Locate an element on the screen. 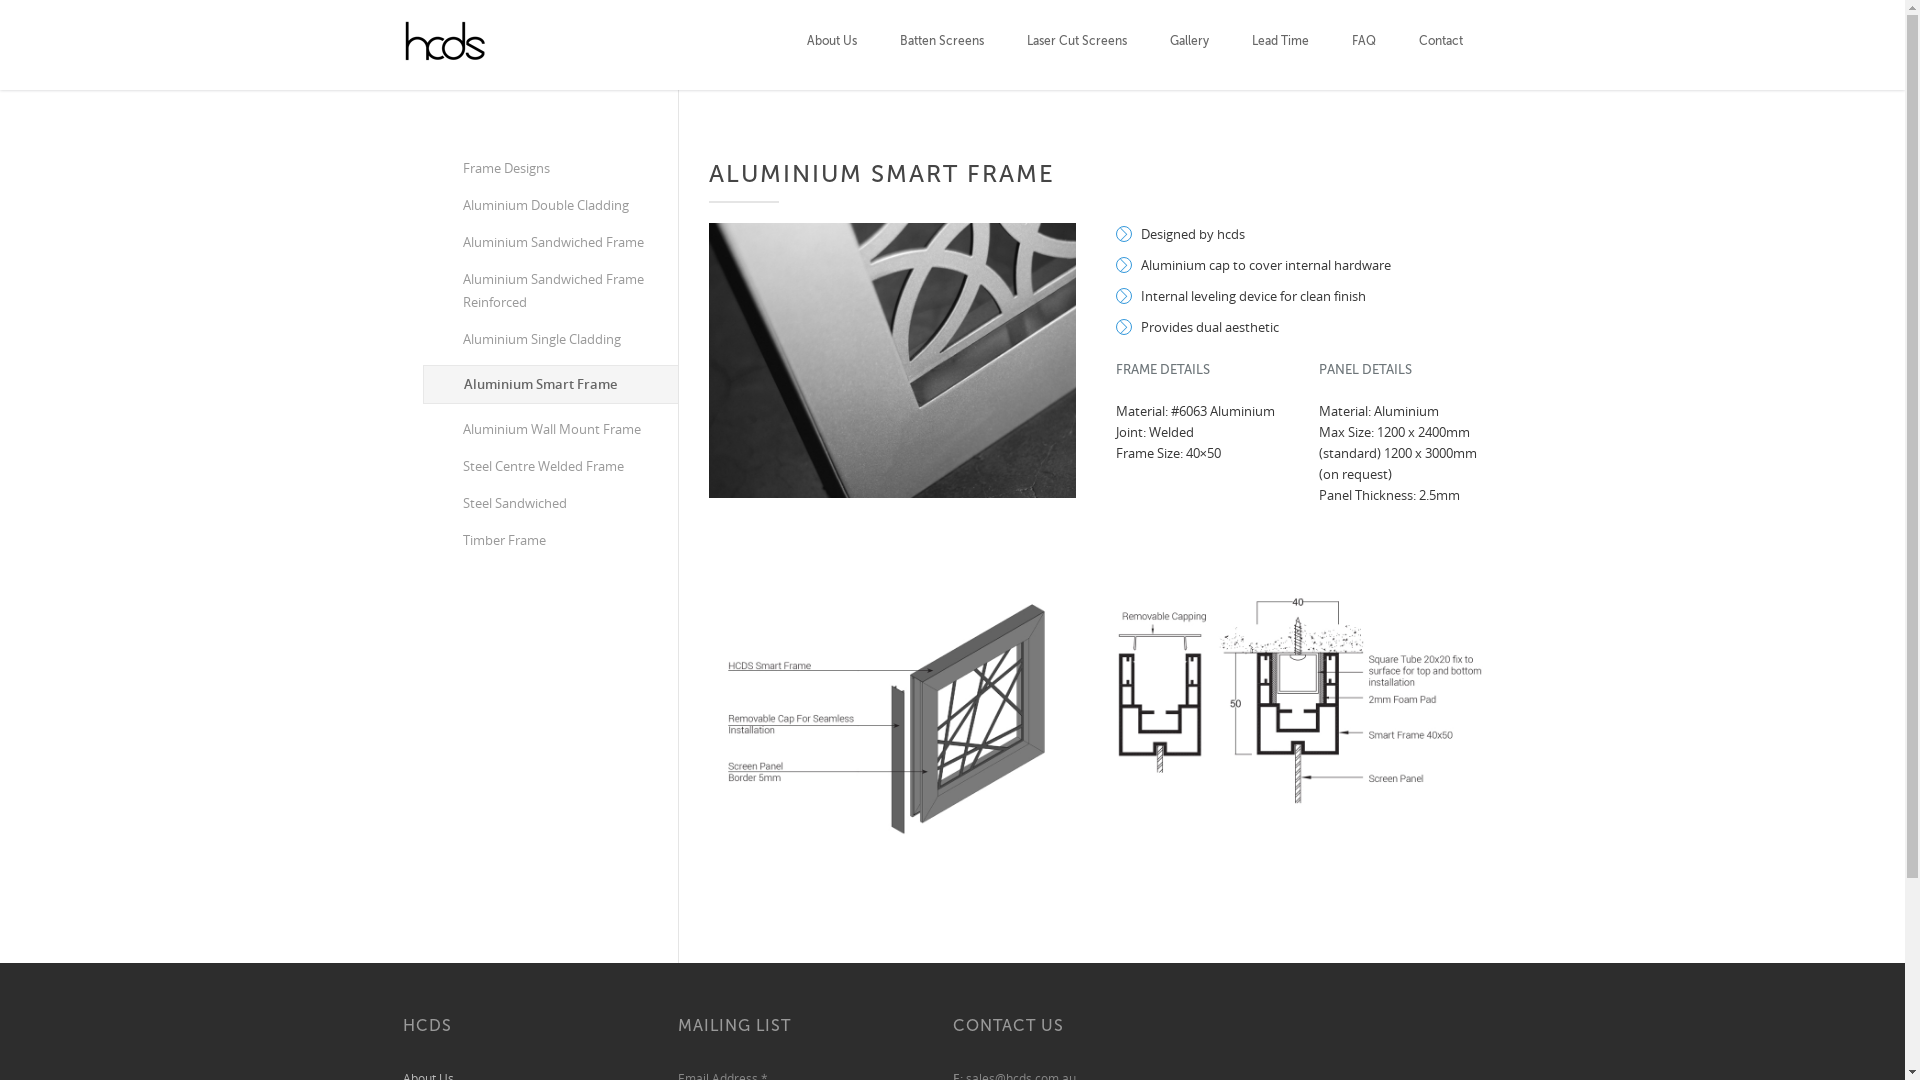 The image size is (1920, 1080). 'Aluminium Smart Frame' is located at coordinates (421, 384).